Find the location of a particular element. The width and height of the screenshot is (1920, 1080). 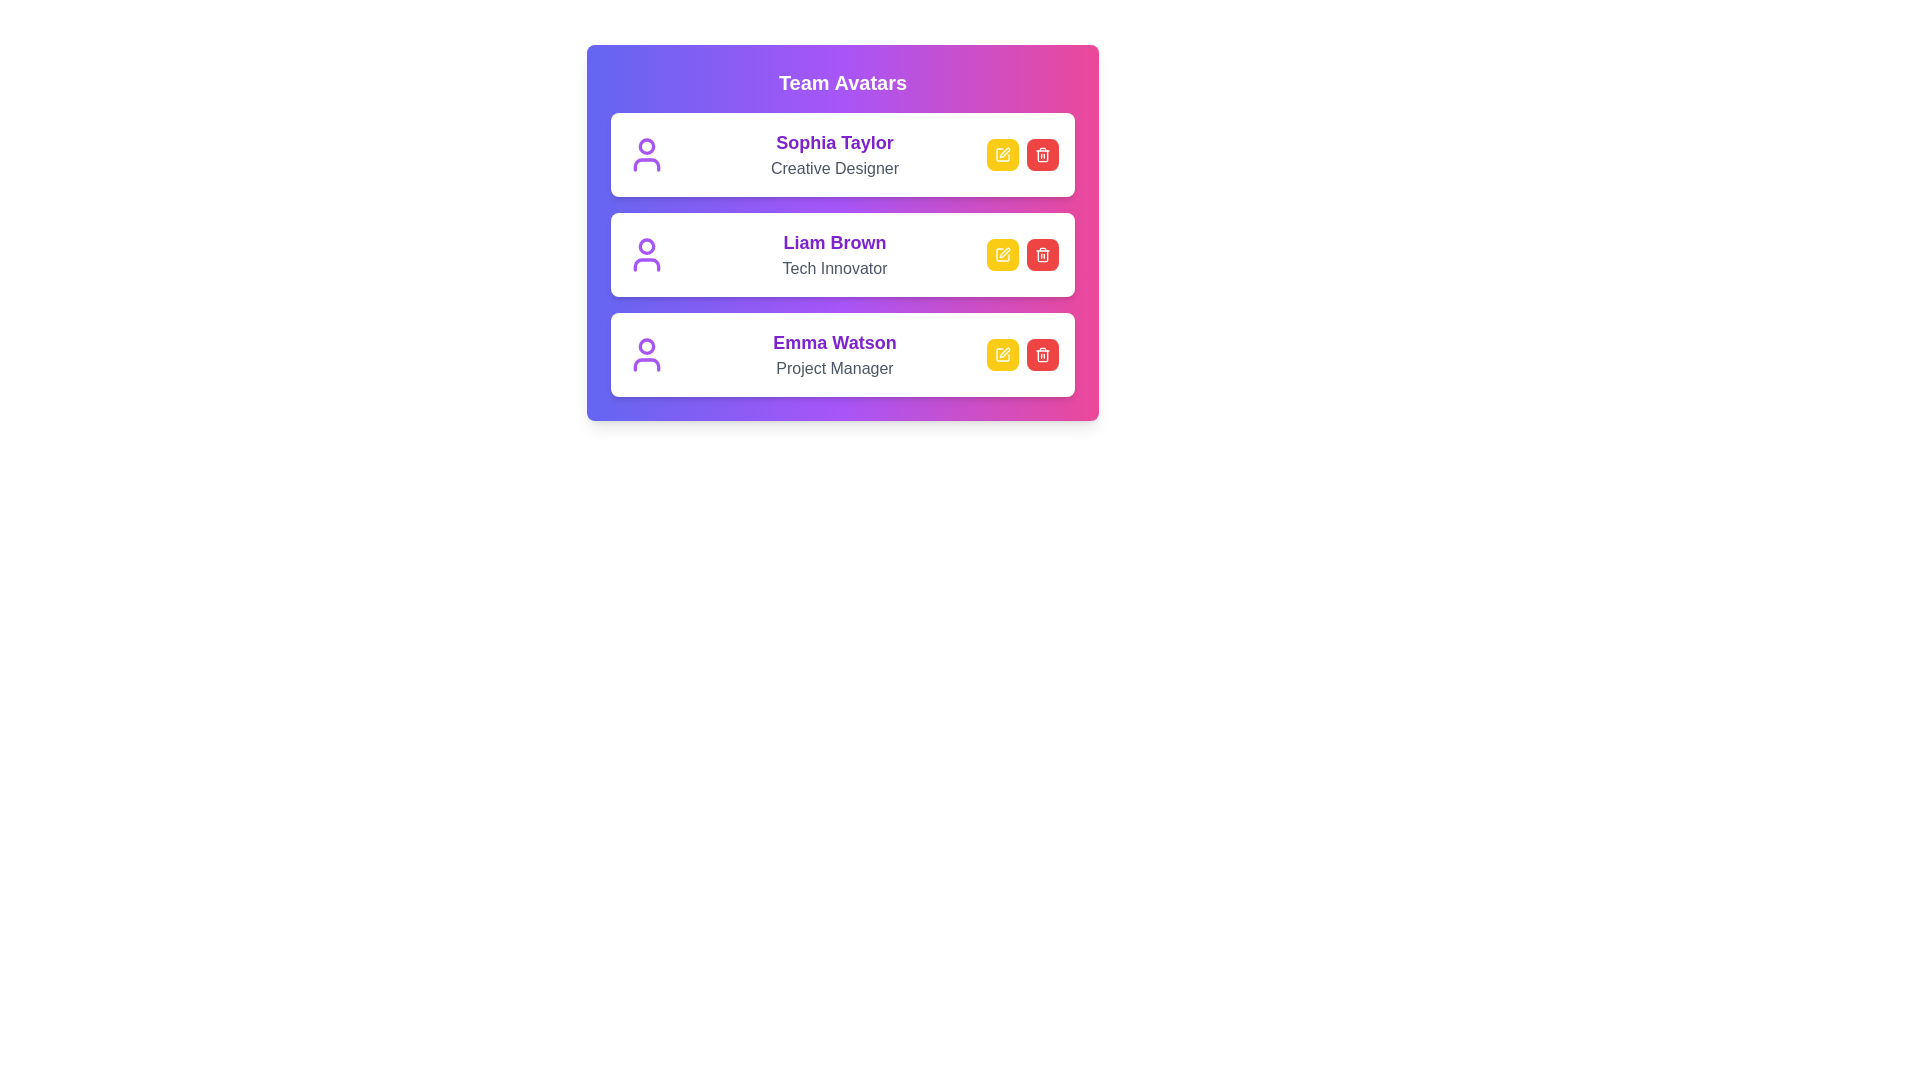

the circular shape SVG element representing the user profile icon for 'Sophia Taylor' in the 'Team Avatars' list is located at coordinates (647, 145).